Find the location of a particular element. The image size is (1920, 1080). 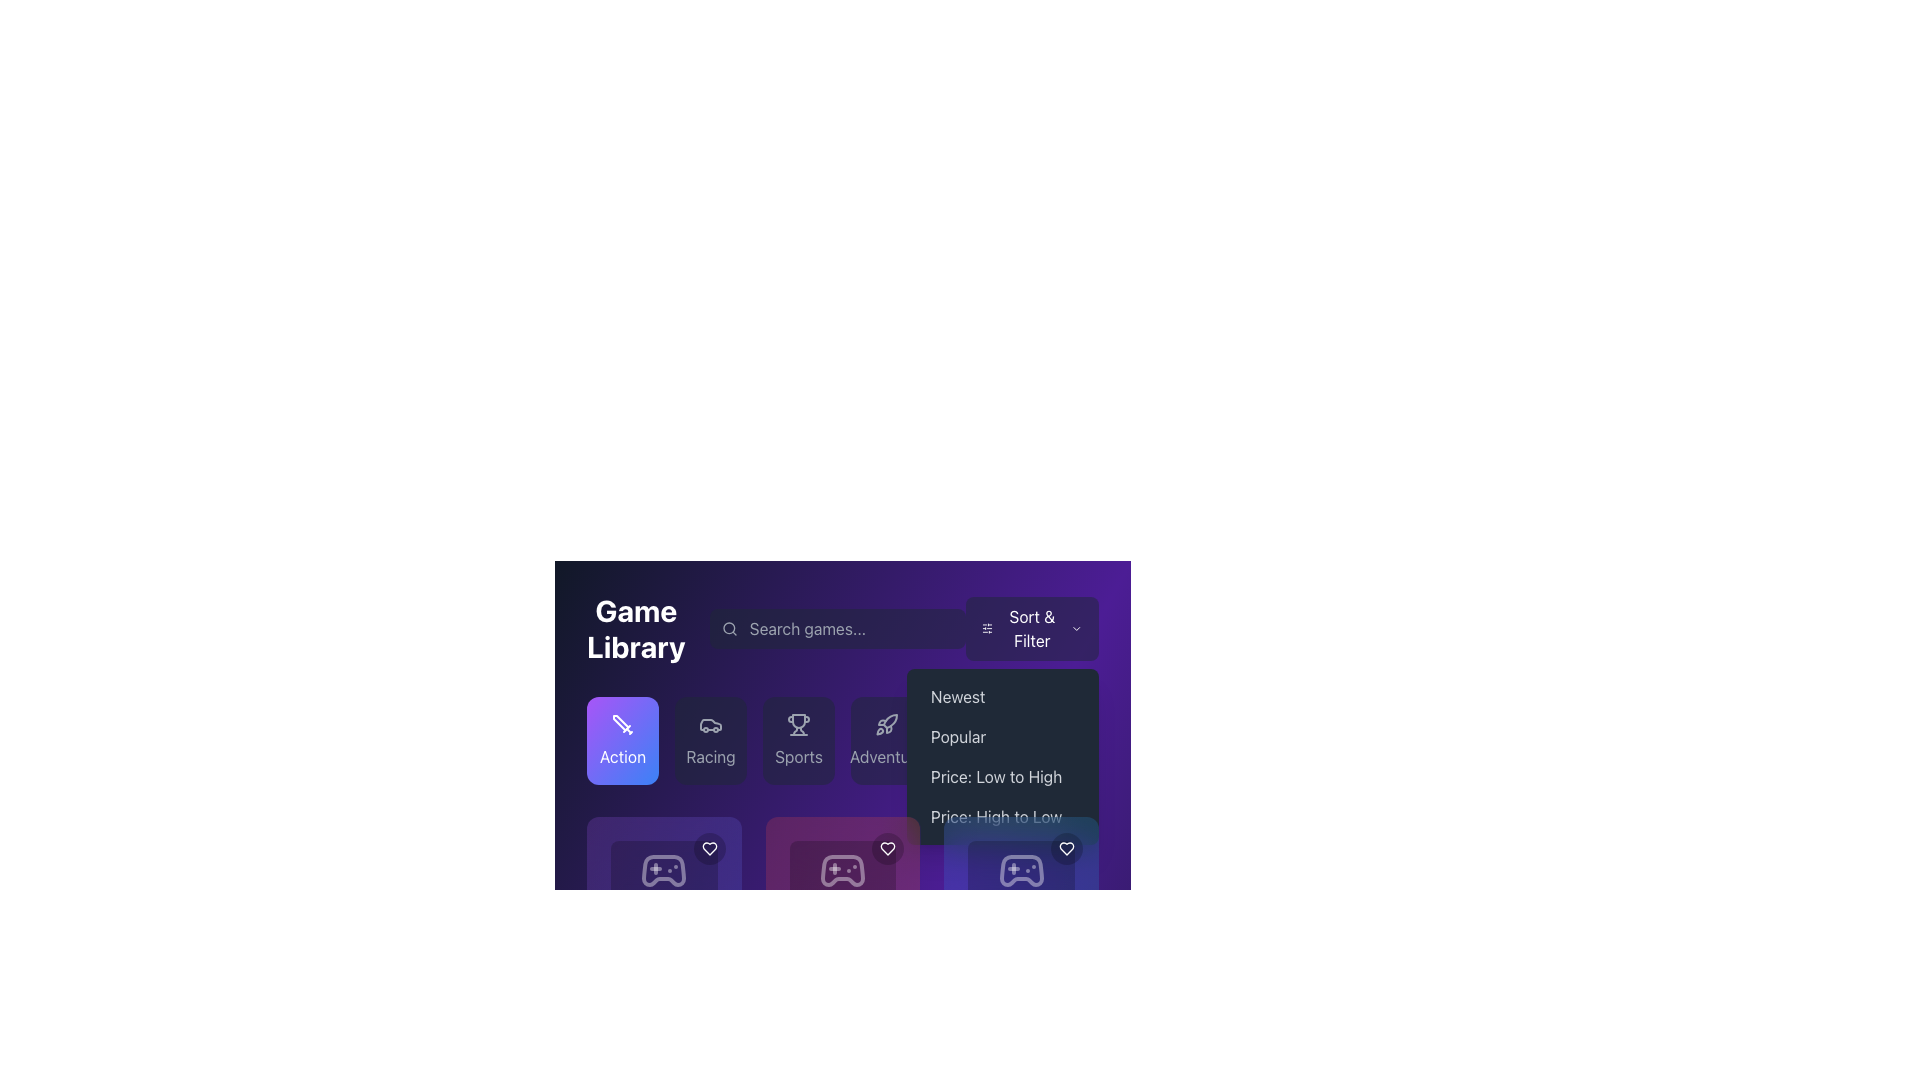

the favorite button icon located in the top-right corner of the game card in the second row under the 'Action' category to mark the game as a favorite is located at coordinates (709, 848).